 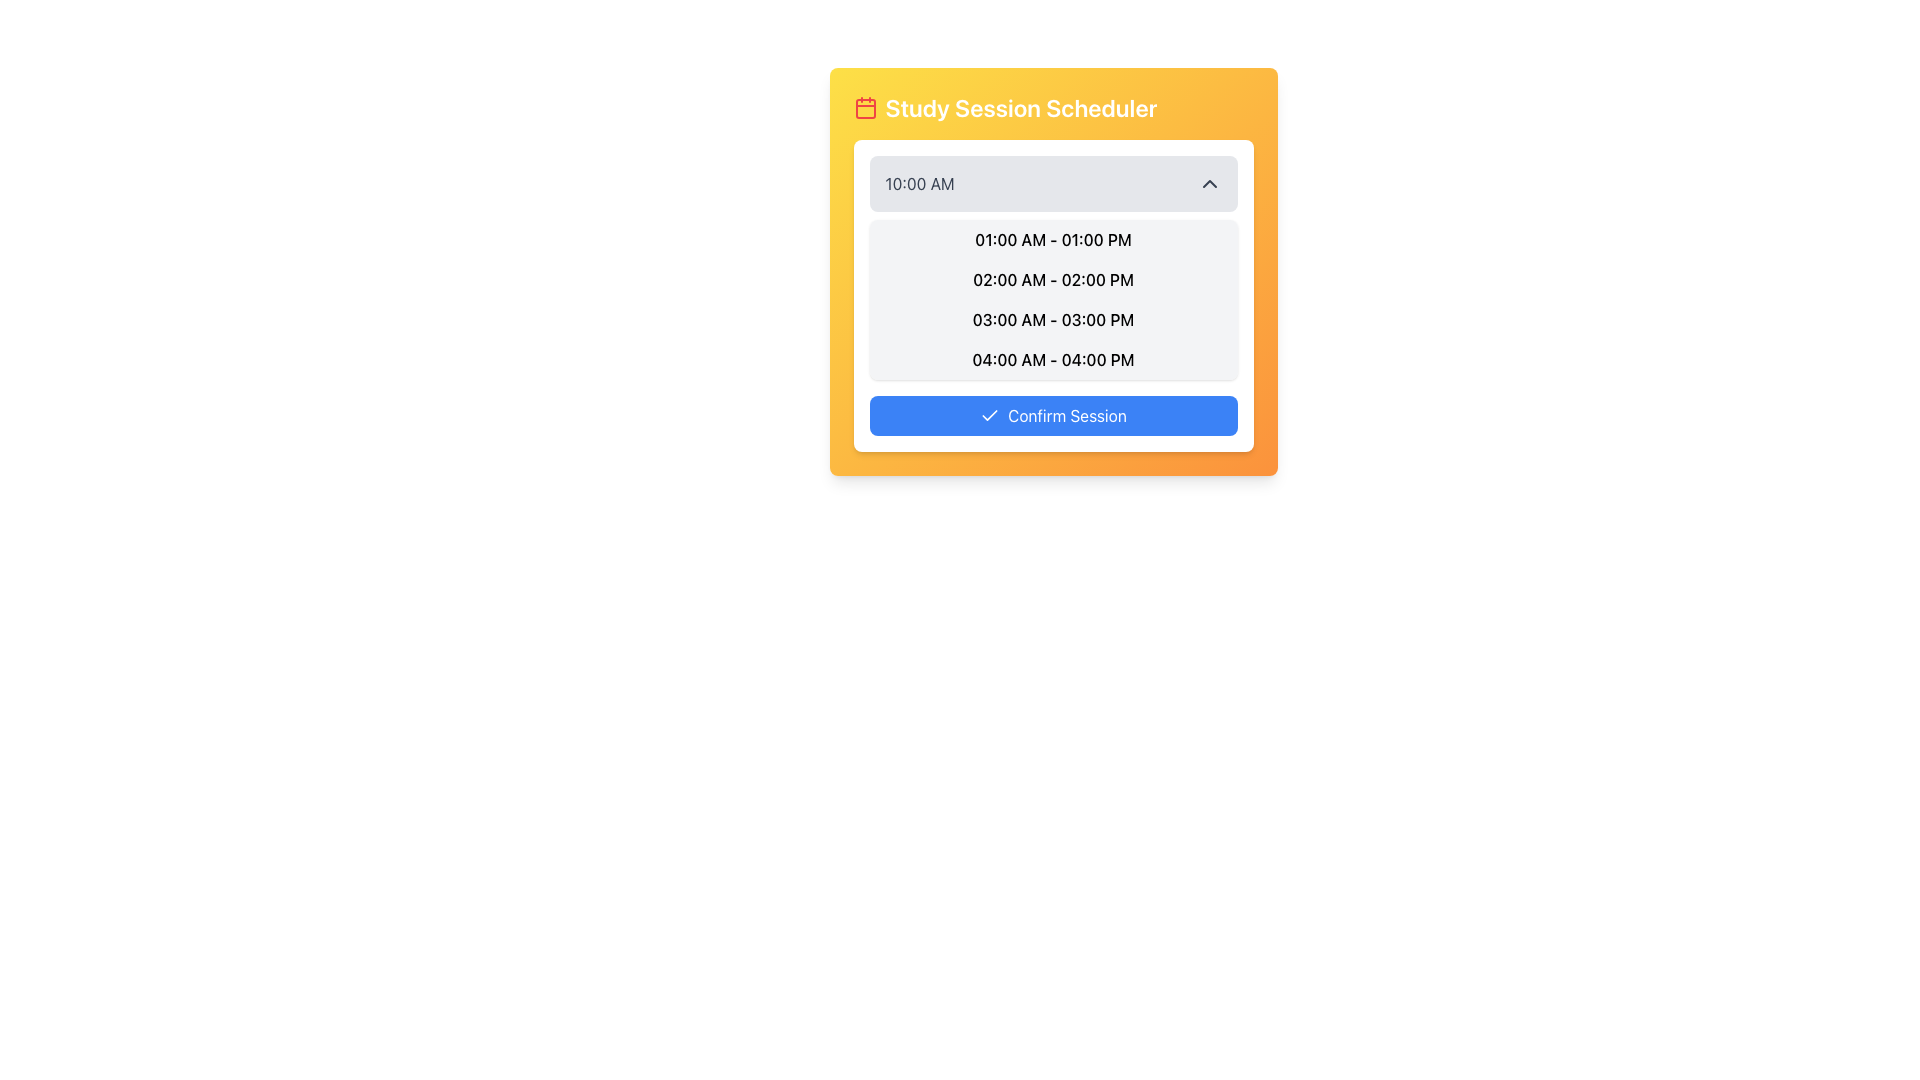 What do you see at coordinates (1052, 238) in the screenshot?
I see `text label displaying the timing '01:00 AM - 01:00 PM', which is the first item in a vertical list within a drop-down menu beneath the '10:00 AM' time selector` at bounding box center [1052, 238].